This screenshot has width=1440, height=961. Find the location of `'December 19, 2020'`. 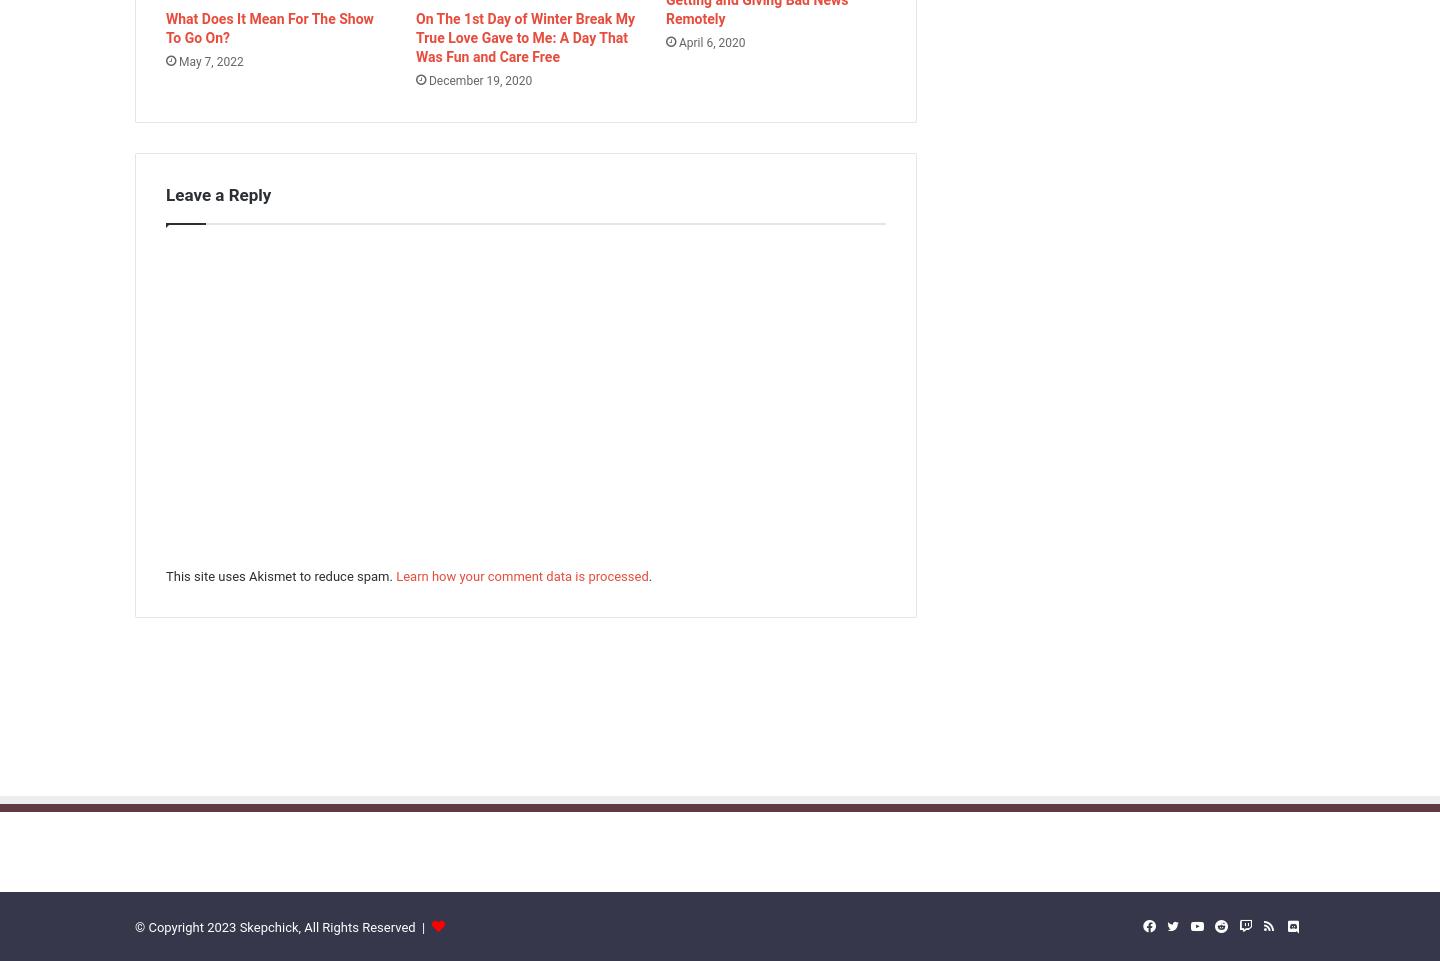

'December 19, 2020' is located at coordinates (479, 81).